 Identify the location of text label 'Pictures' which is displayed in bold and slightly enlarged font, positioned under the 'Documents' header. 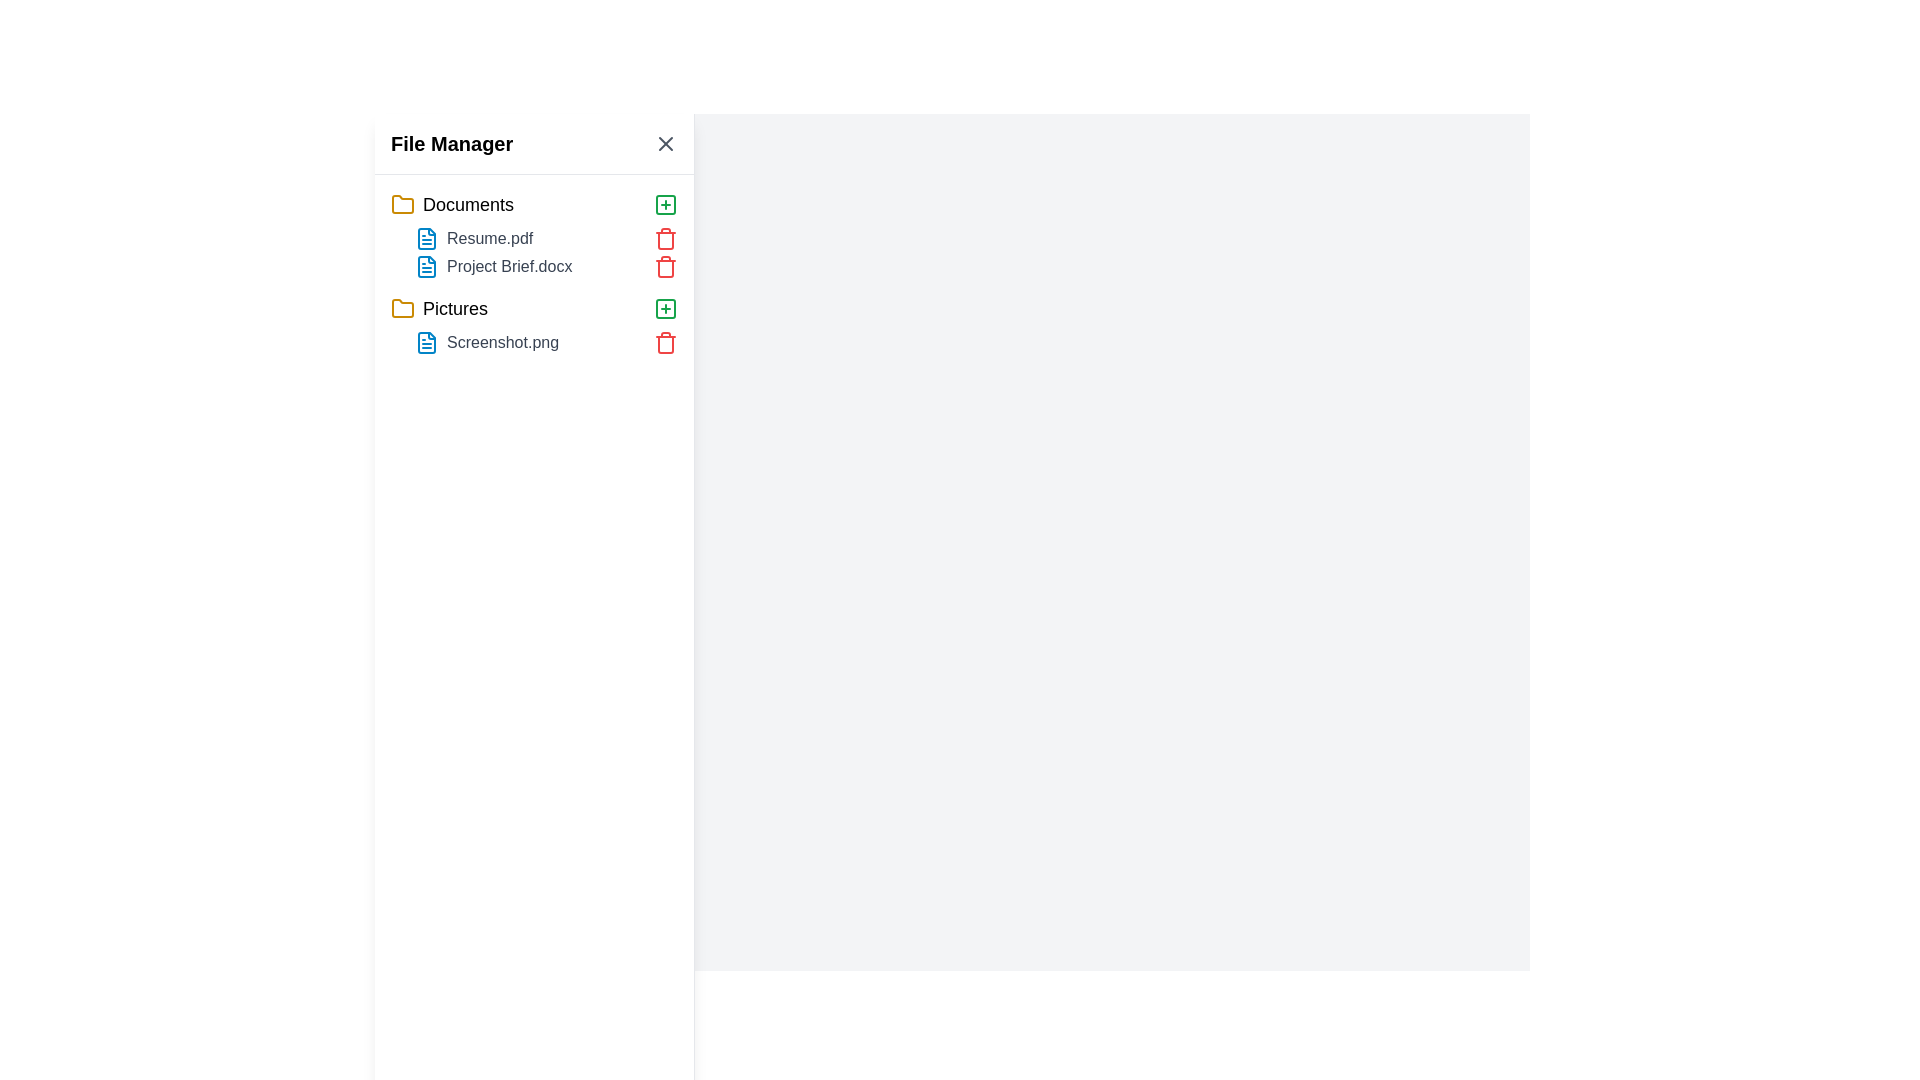
(454, 308).